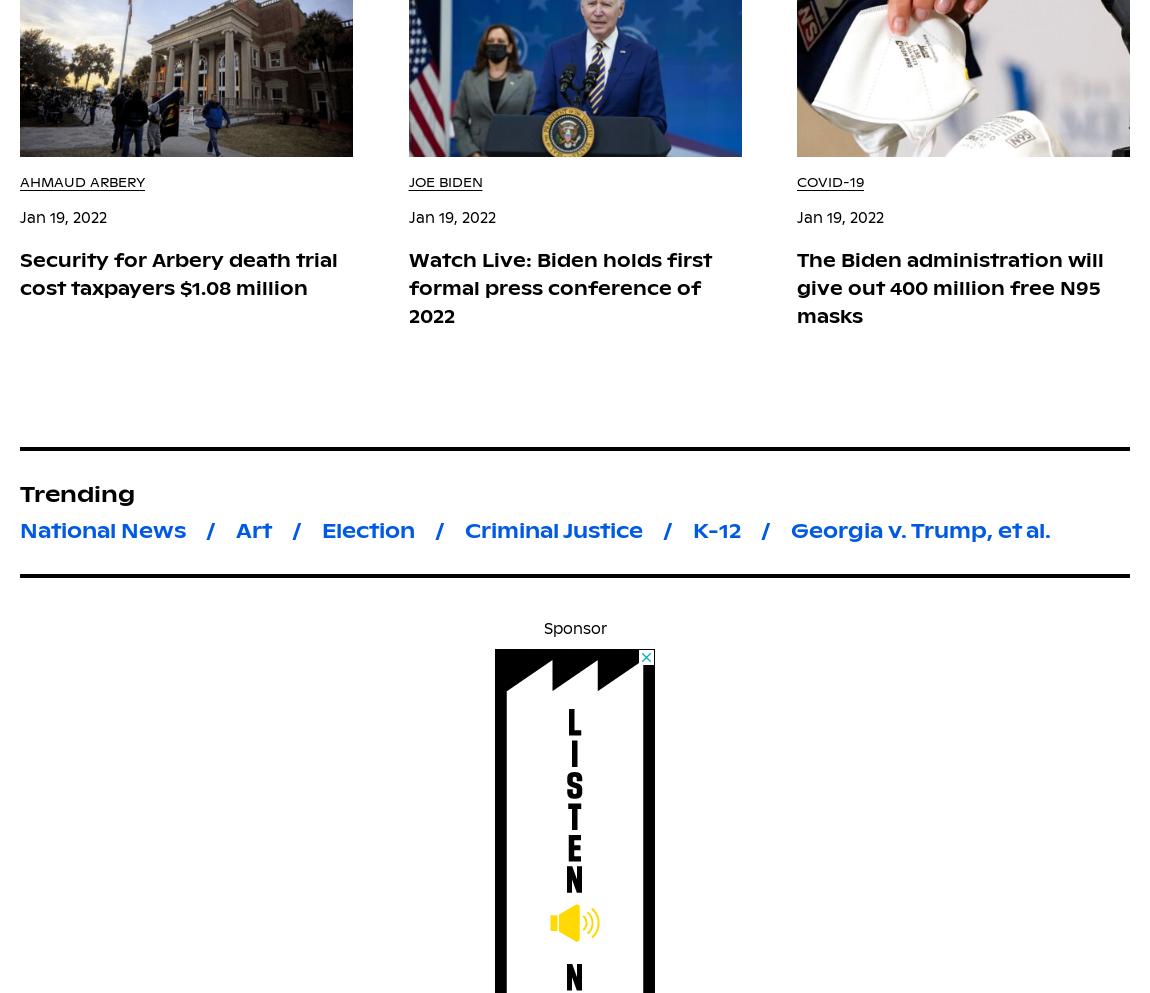 This screenshot has width=1150, height=993. What do you see at coordinates (445, 181) in the screenshot?
I see `'Joe Biden'` at bounding box center [445, 181].